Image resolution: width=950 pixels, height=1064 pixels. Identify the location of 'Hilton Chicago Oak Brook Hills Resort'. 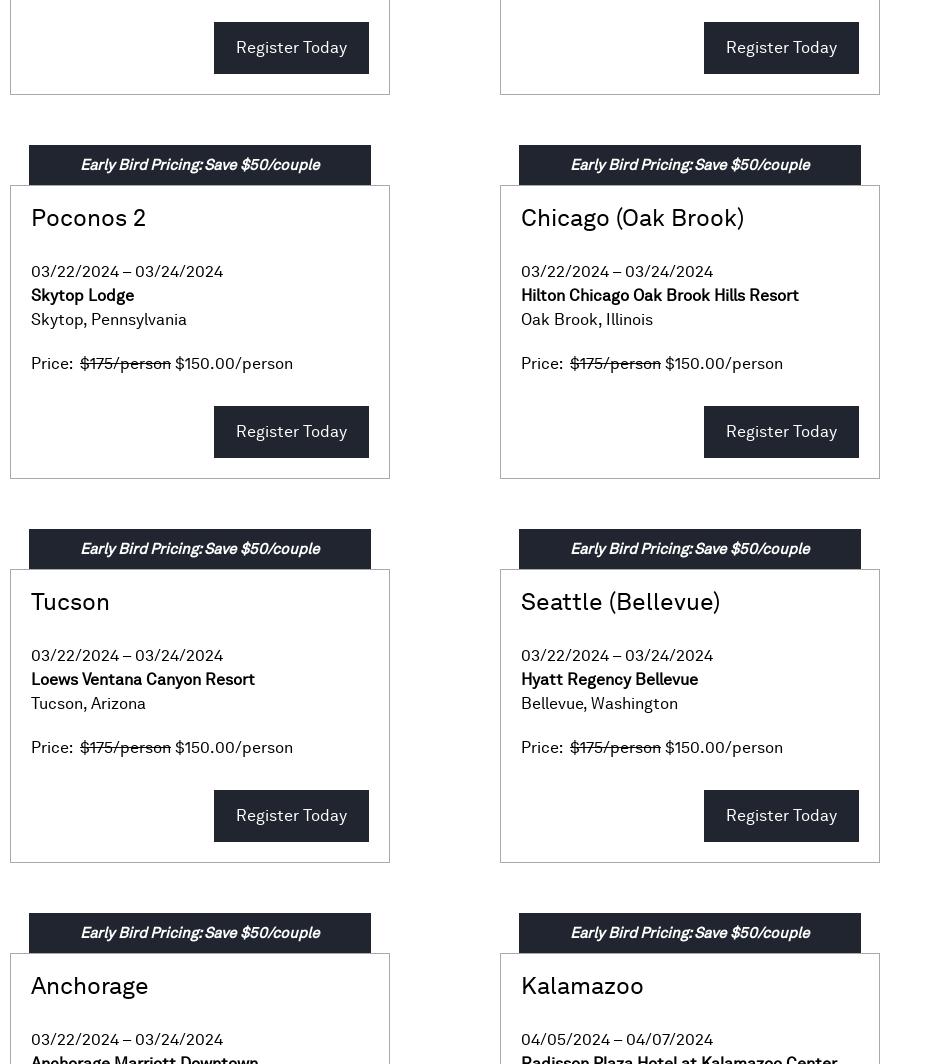
(659, 295).